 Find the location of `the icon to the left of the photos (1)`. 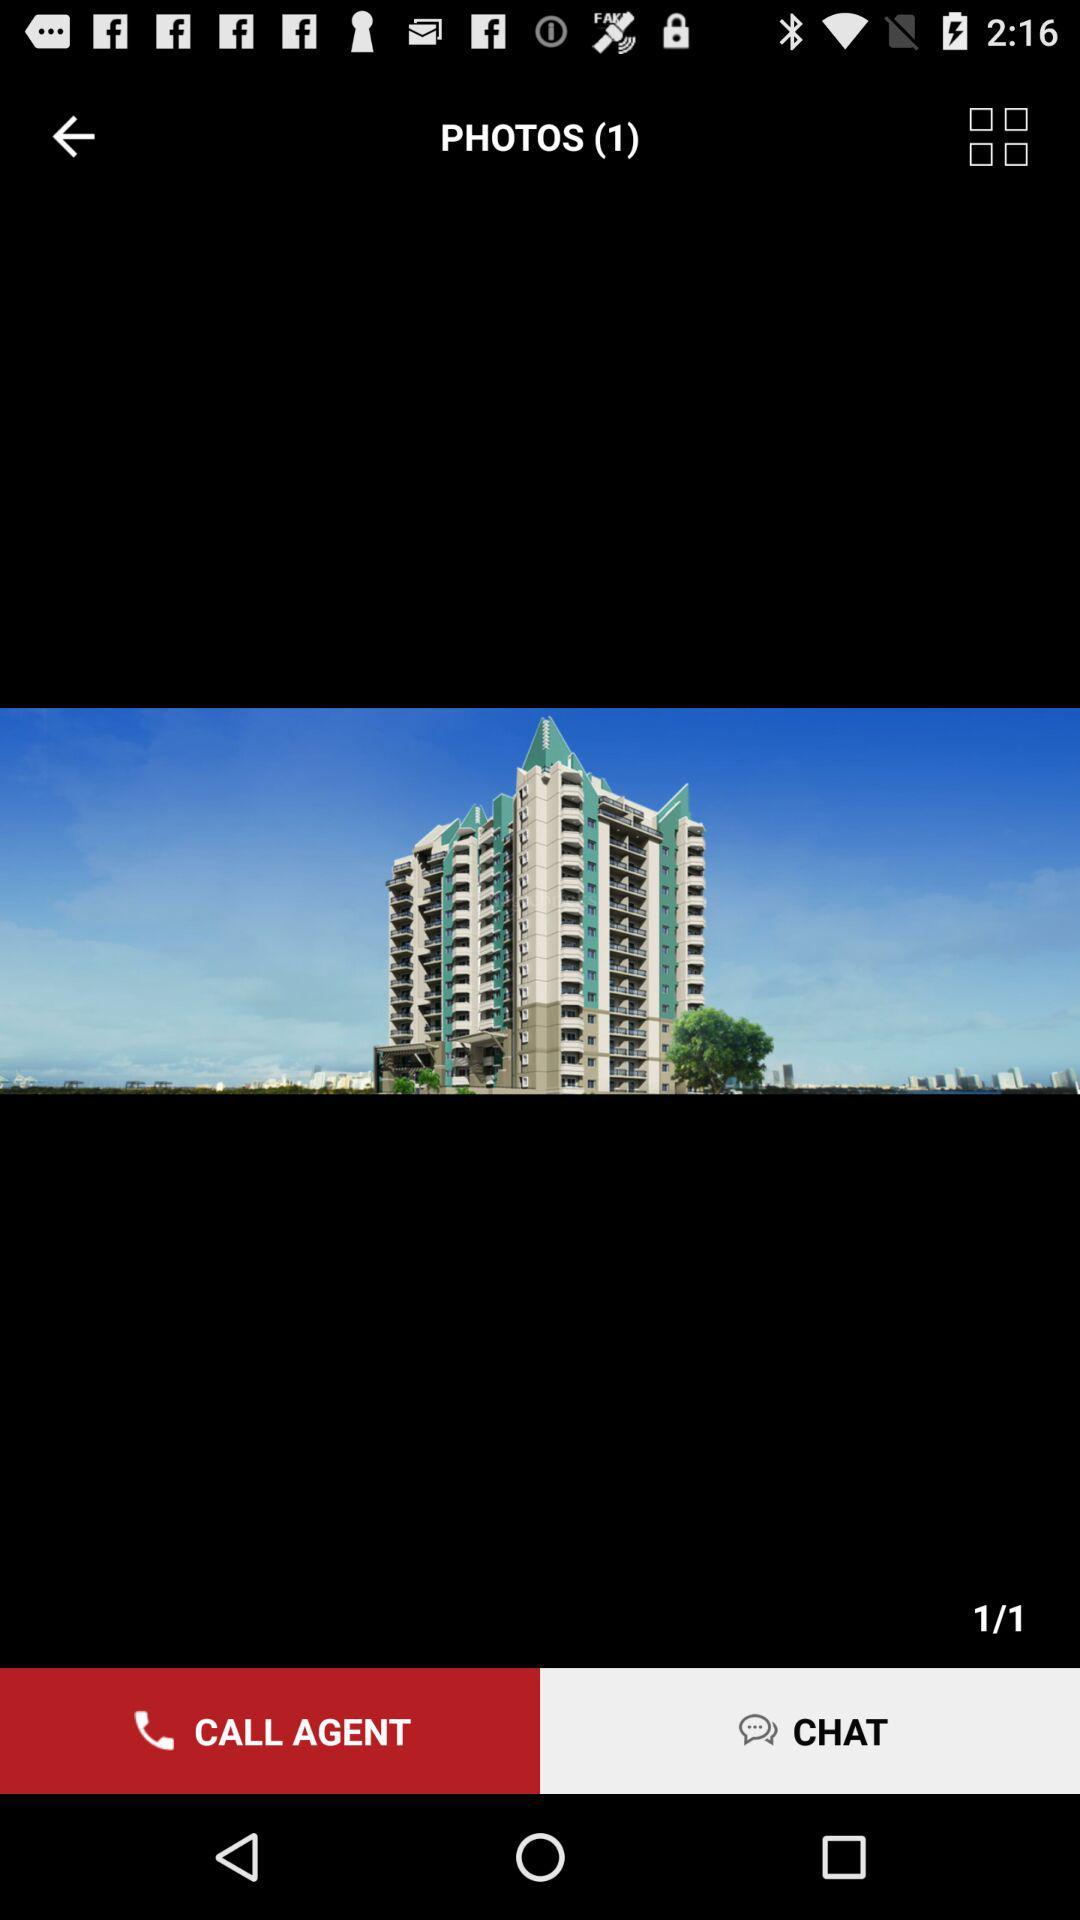

the icon to the left of the photos (1) is located at coordinates (72, 135).